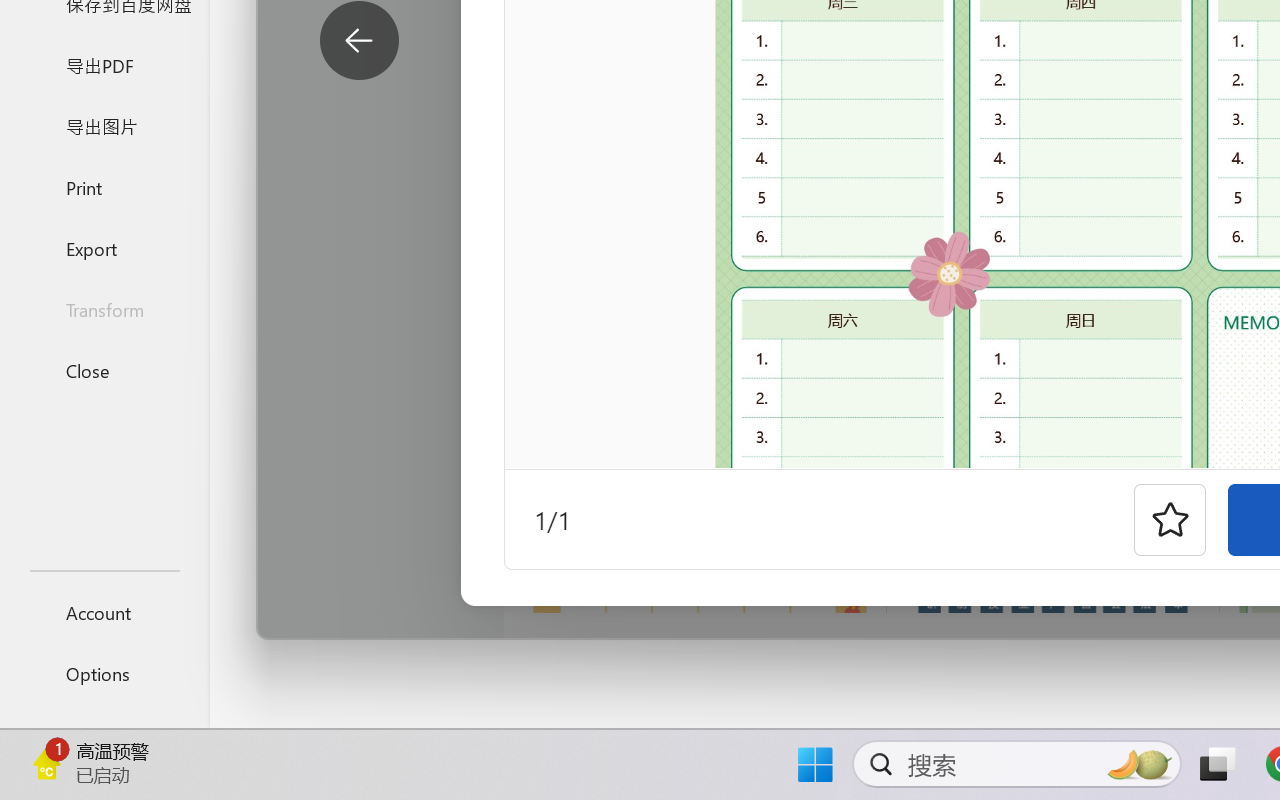 The width and height of the screenshot is (1280, 800). I want to click on 'Print', so click(103, 186).